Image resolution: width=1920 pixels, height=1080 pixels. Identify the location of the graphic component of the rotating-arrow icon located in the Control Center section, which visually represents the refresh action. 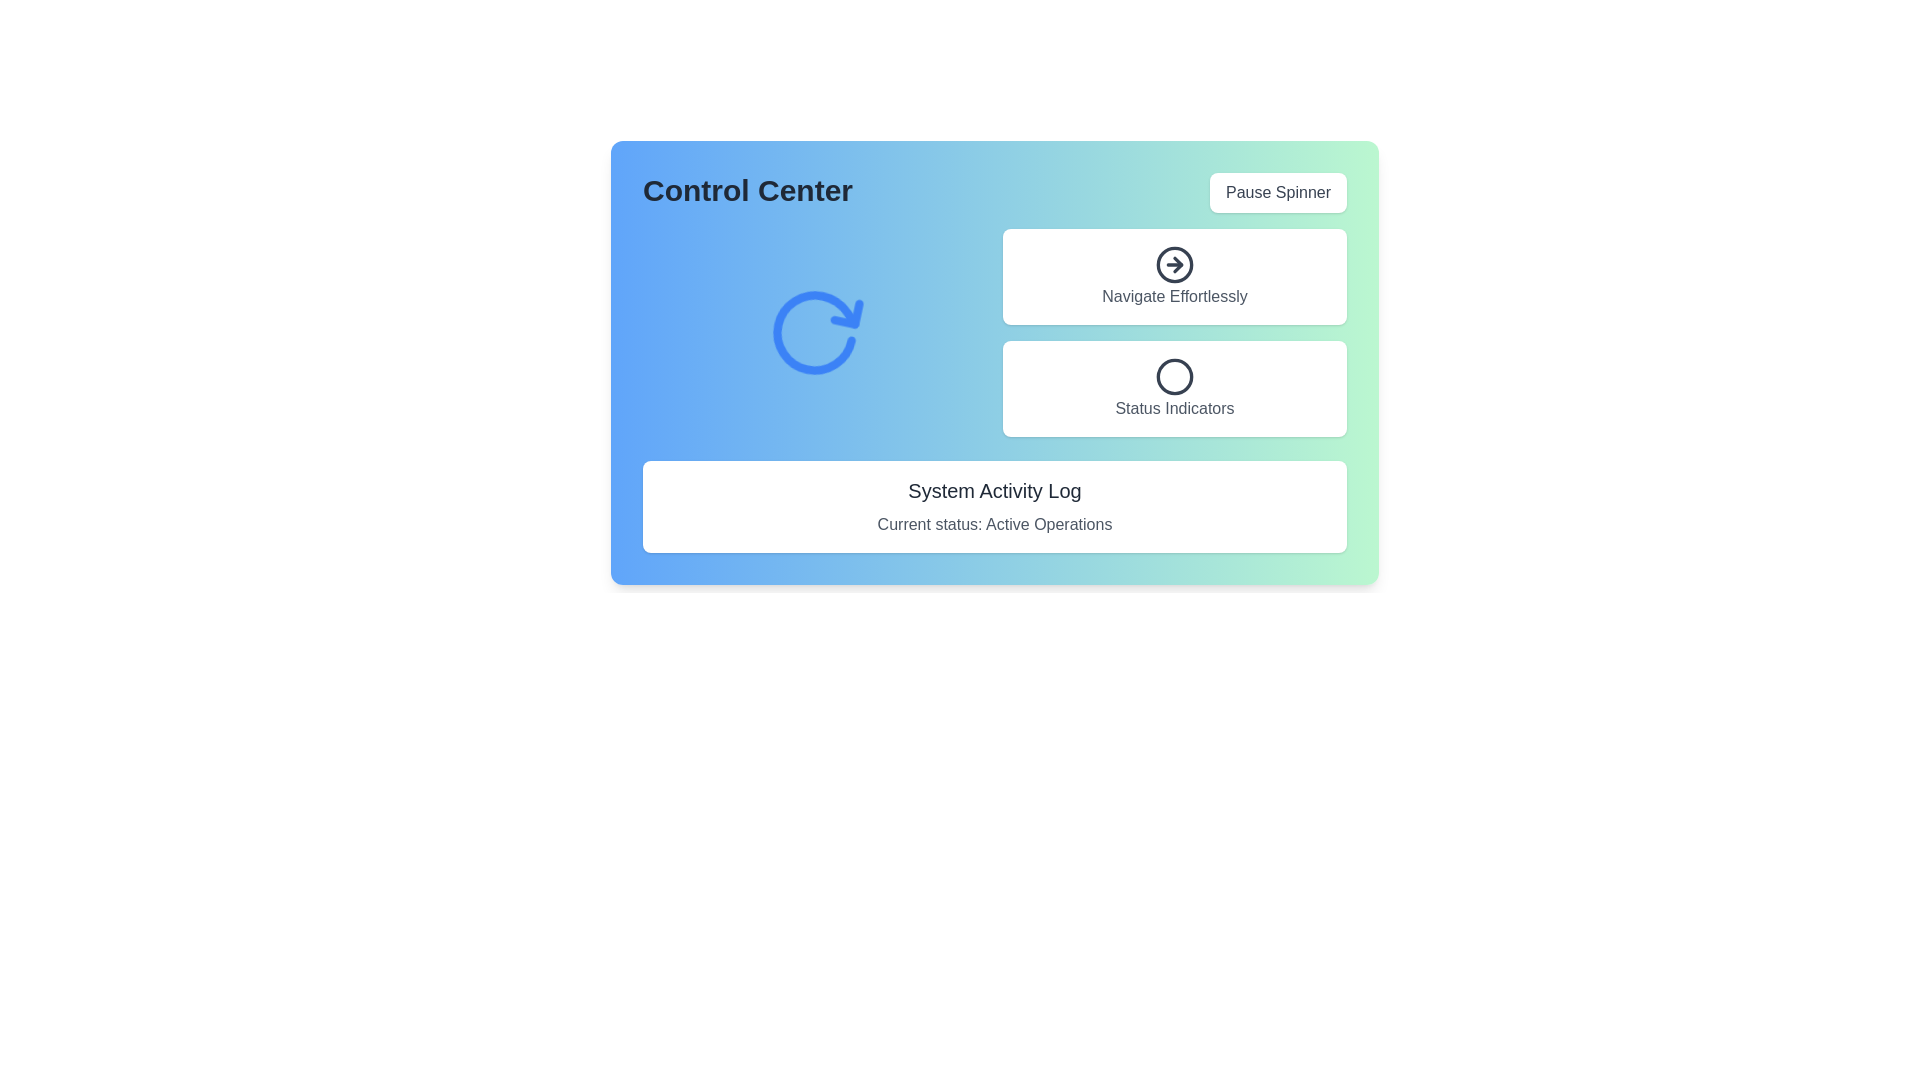
(801, 368).